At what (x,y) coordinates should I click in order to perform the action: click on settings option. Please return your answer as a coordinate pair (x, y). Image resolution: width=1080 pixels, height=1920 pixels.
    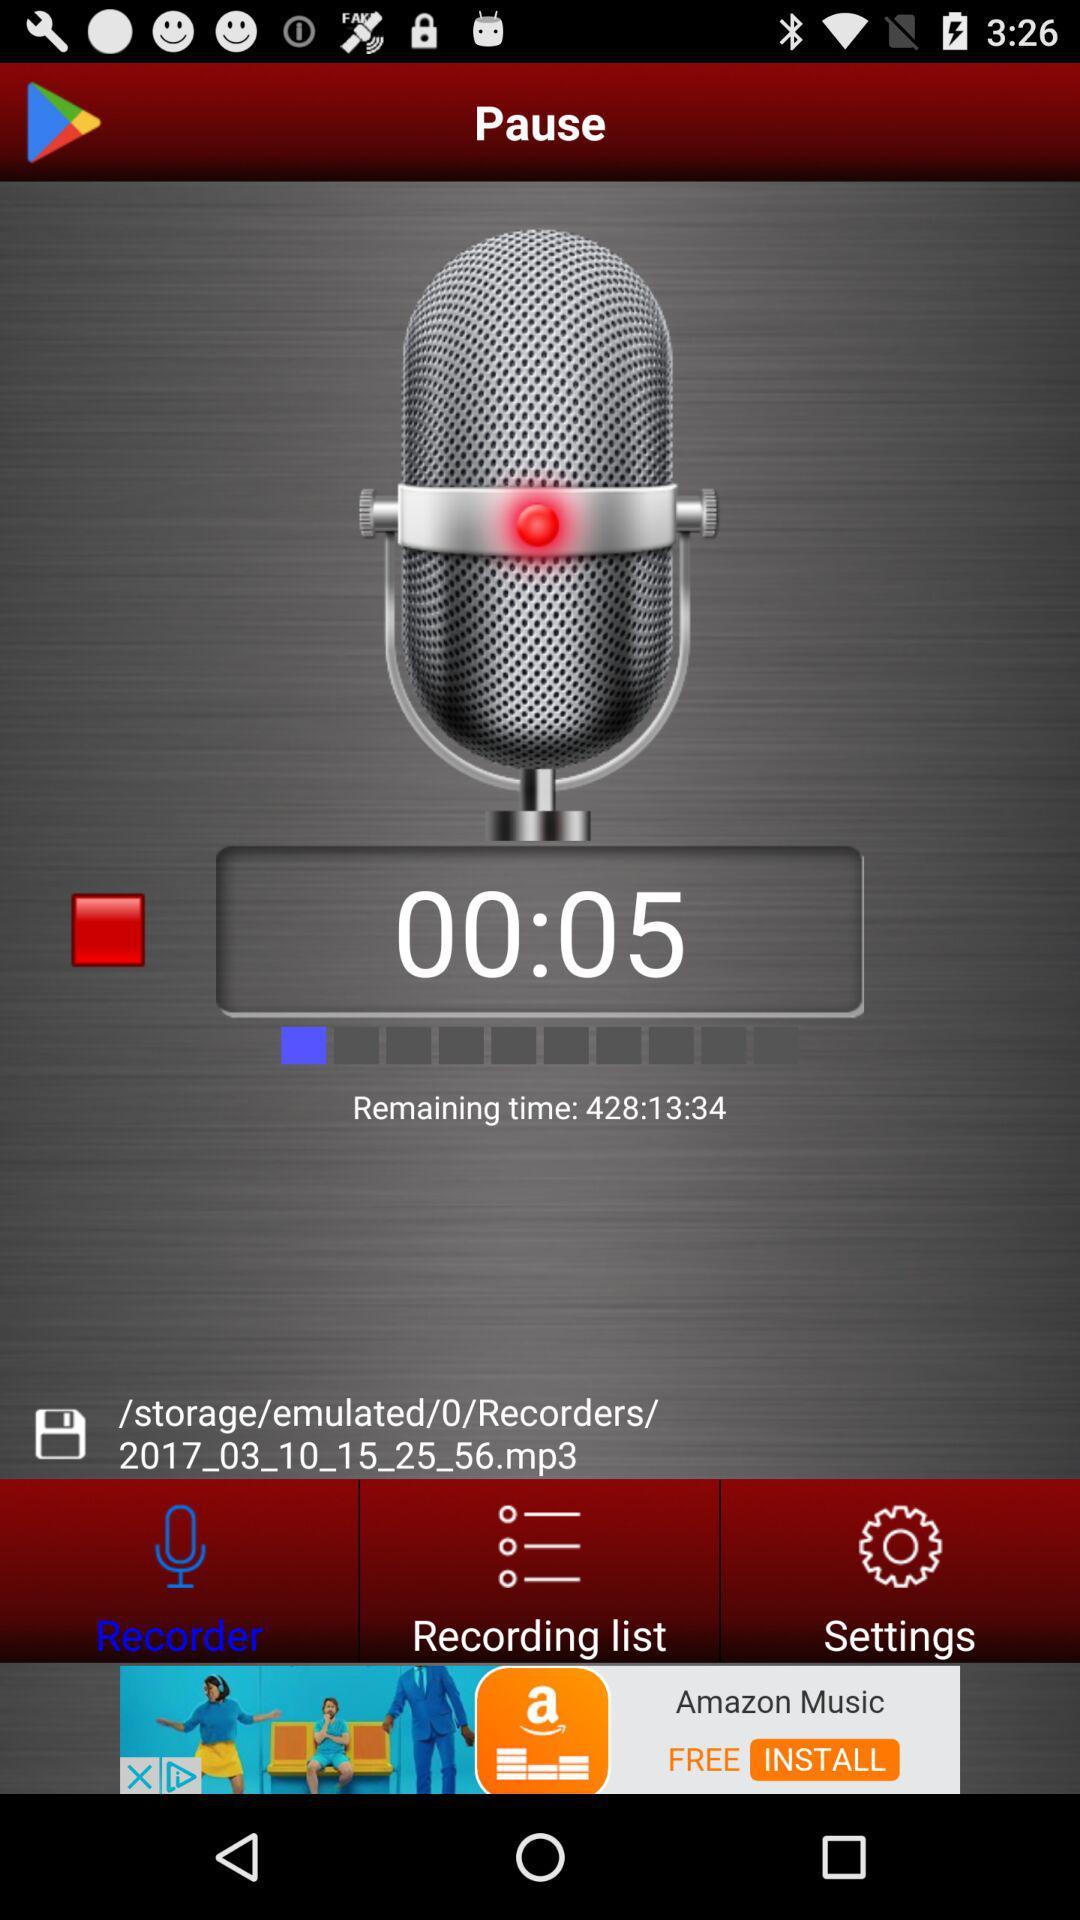
    Looking at the image, I should click on (900, 1569).